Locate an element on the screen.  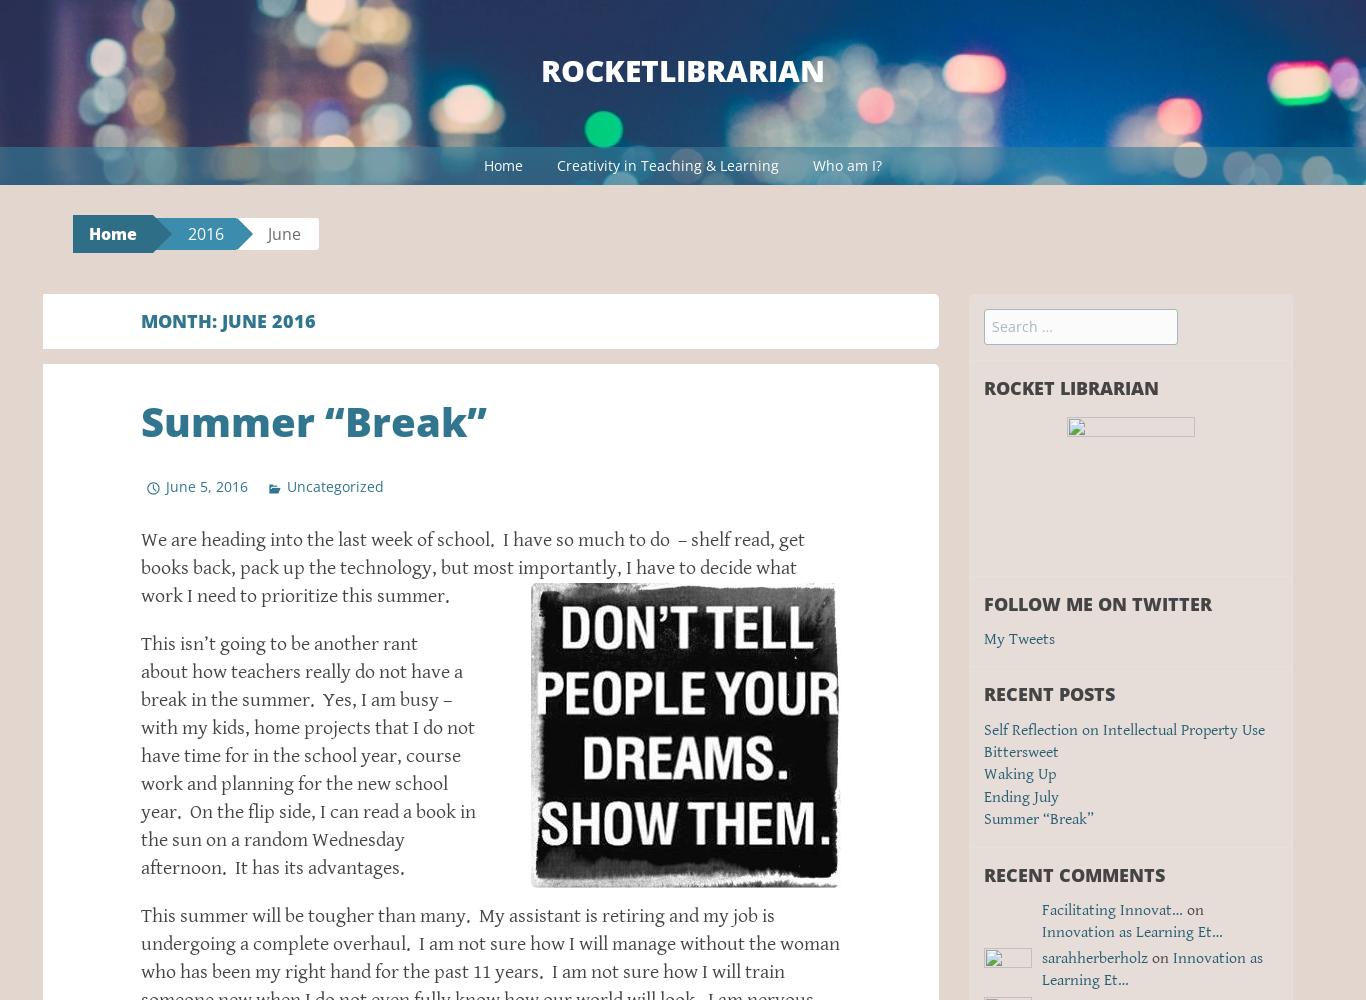
'Follow me on Twitter' is located at coordinates (1096, 602).